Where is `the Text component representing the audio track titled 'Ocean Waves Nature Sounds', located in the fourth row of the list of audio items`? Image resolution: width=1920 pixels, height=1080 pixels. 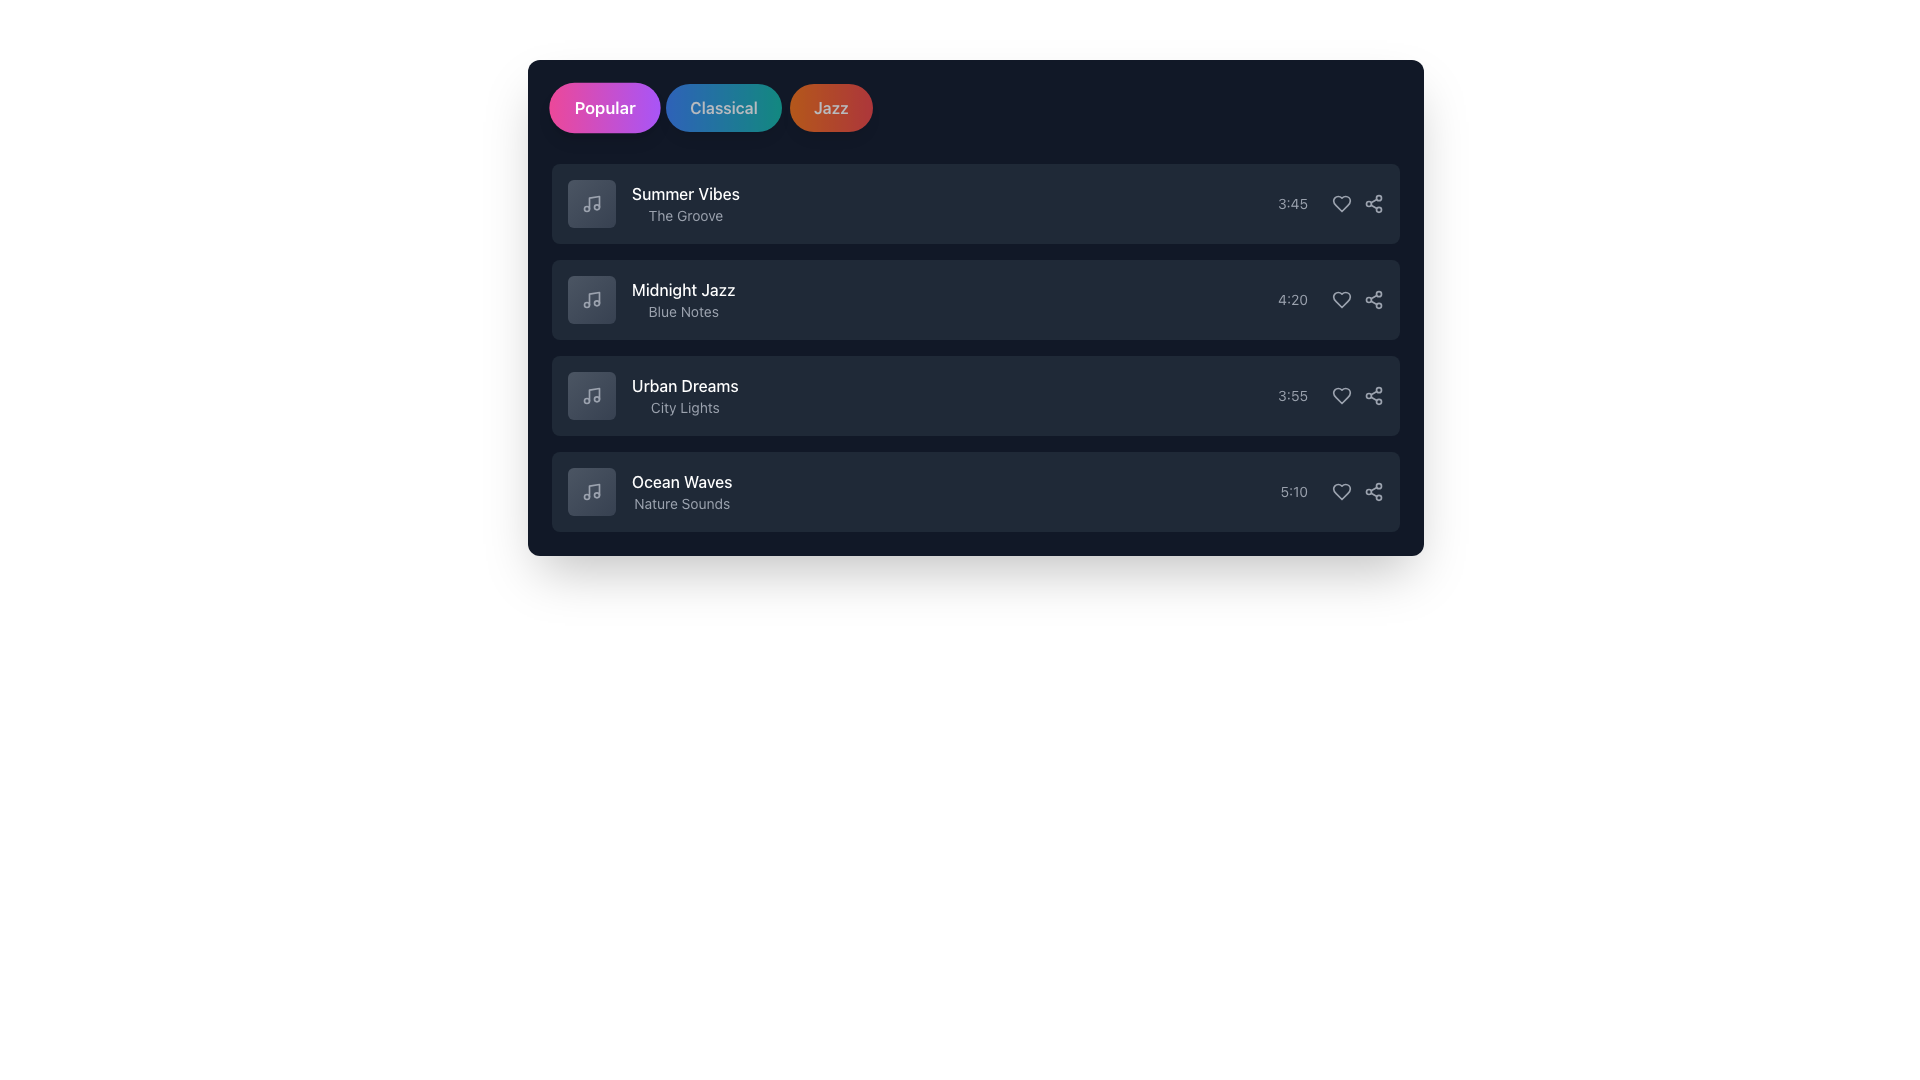
the Text component representing the audio track titled 'Ocean Waves Nature Sounds', located in the fourth row of the list of audio items is located at coordinates (650, 492).